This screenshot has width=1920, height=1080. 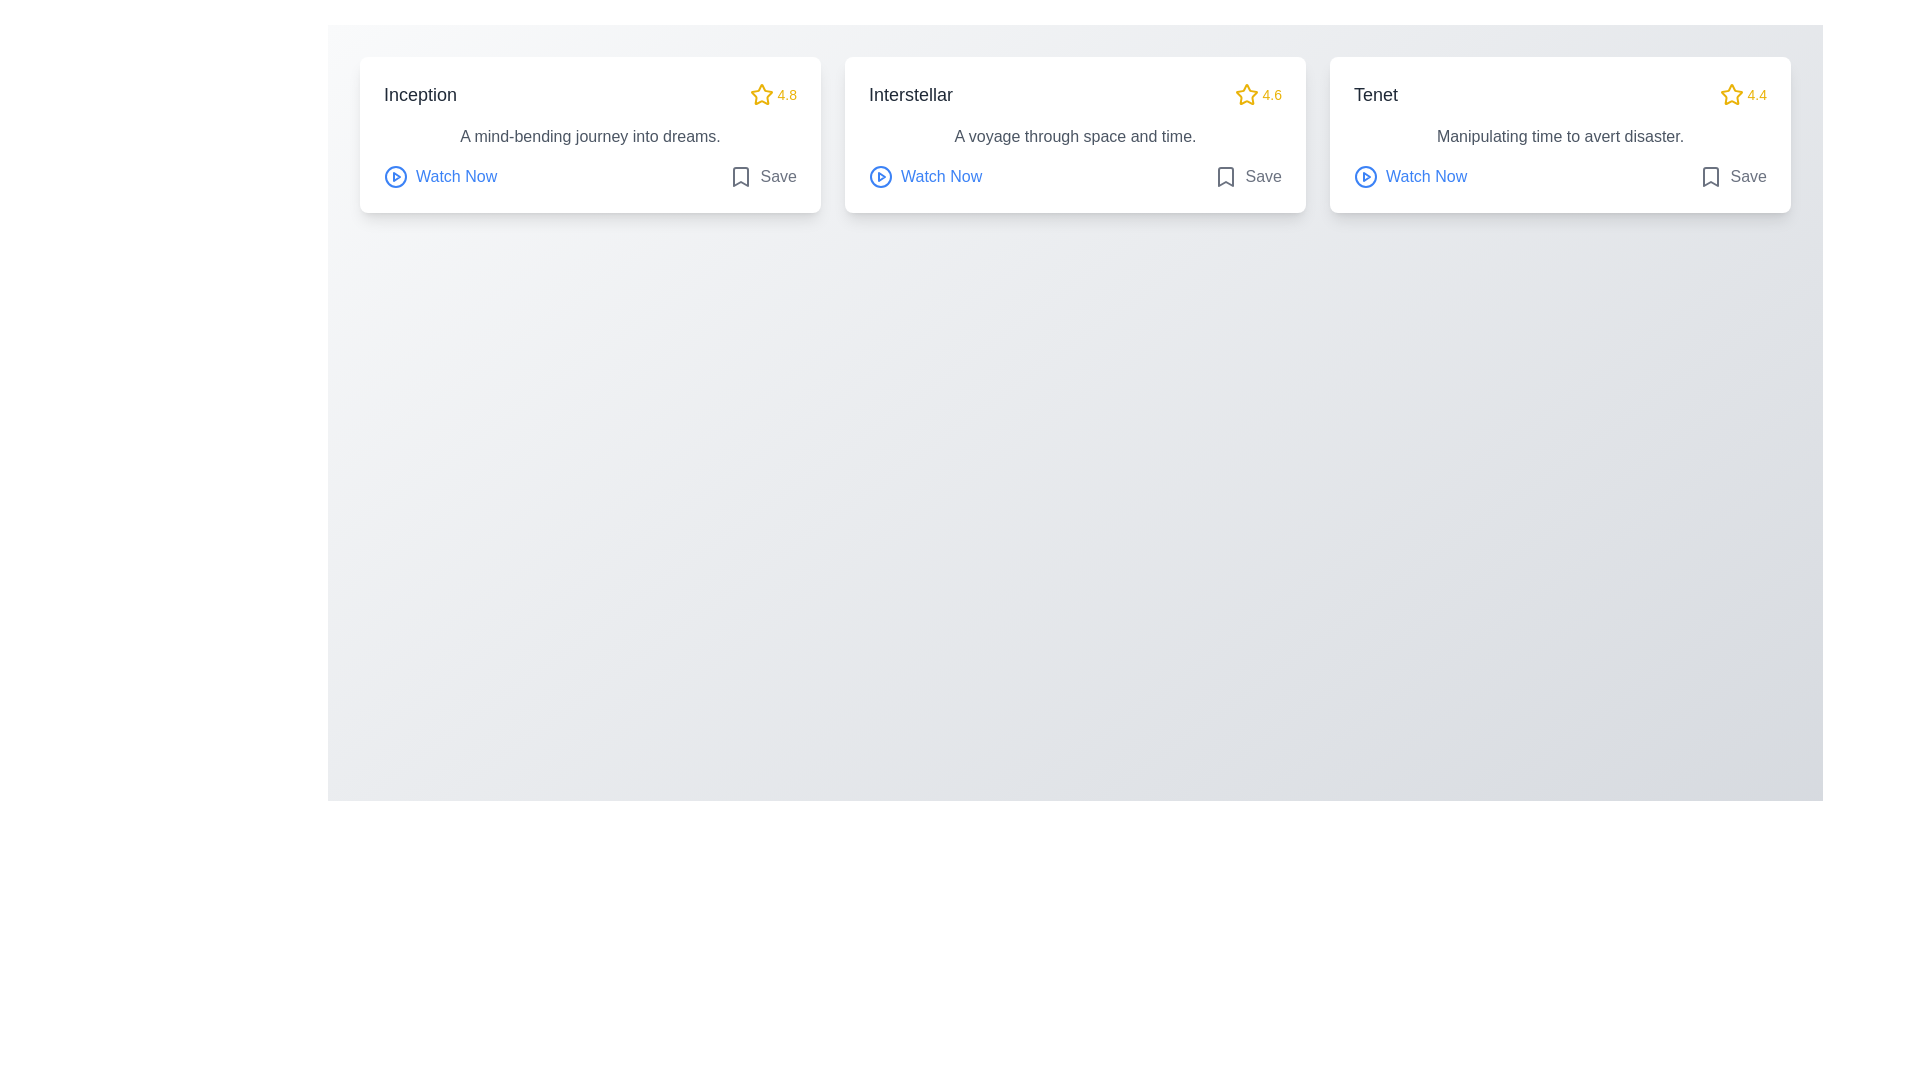 I want to click on the text label that serves as the title of the movie or content in the upper left corner of the third card in a horizontally arranged list of similar cards, so click(x=1375, y=95).